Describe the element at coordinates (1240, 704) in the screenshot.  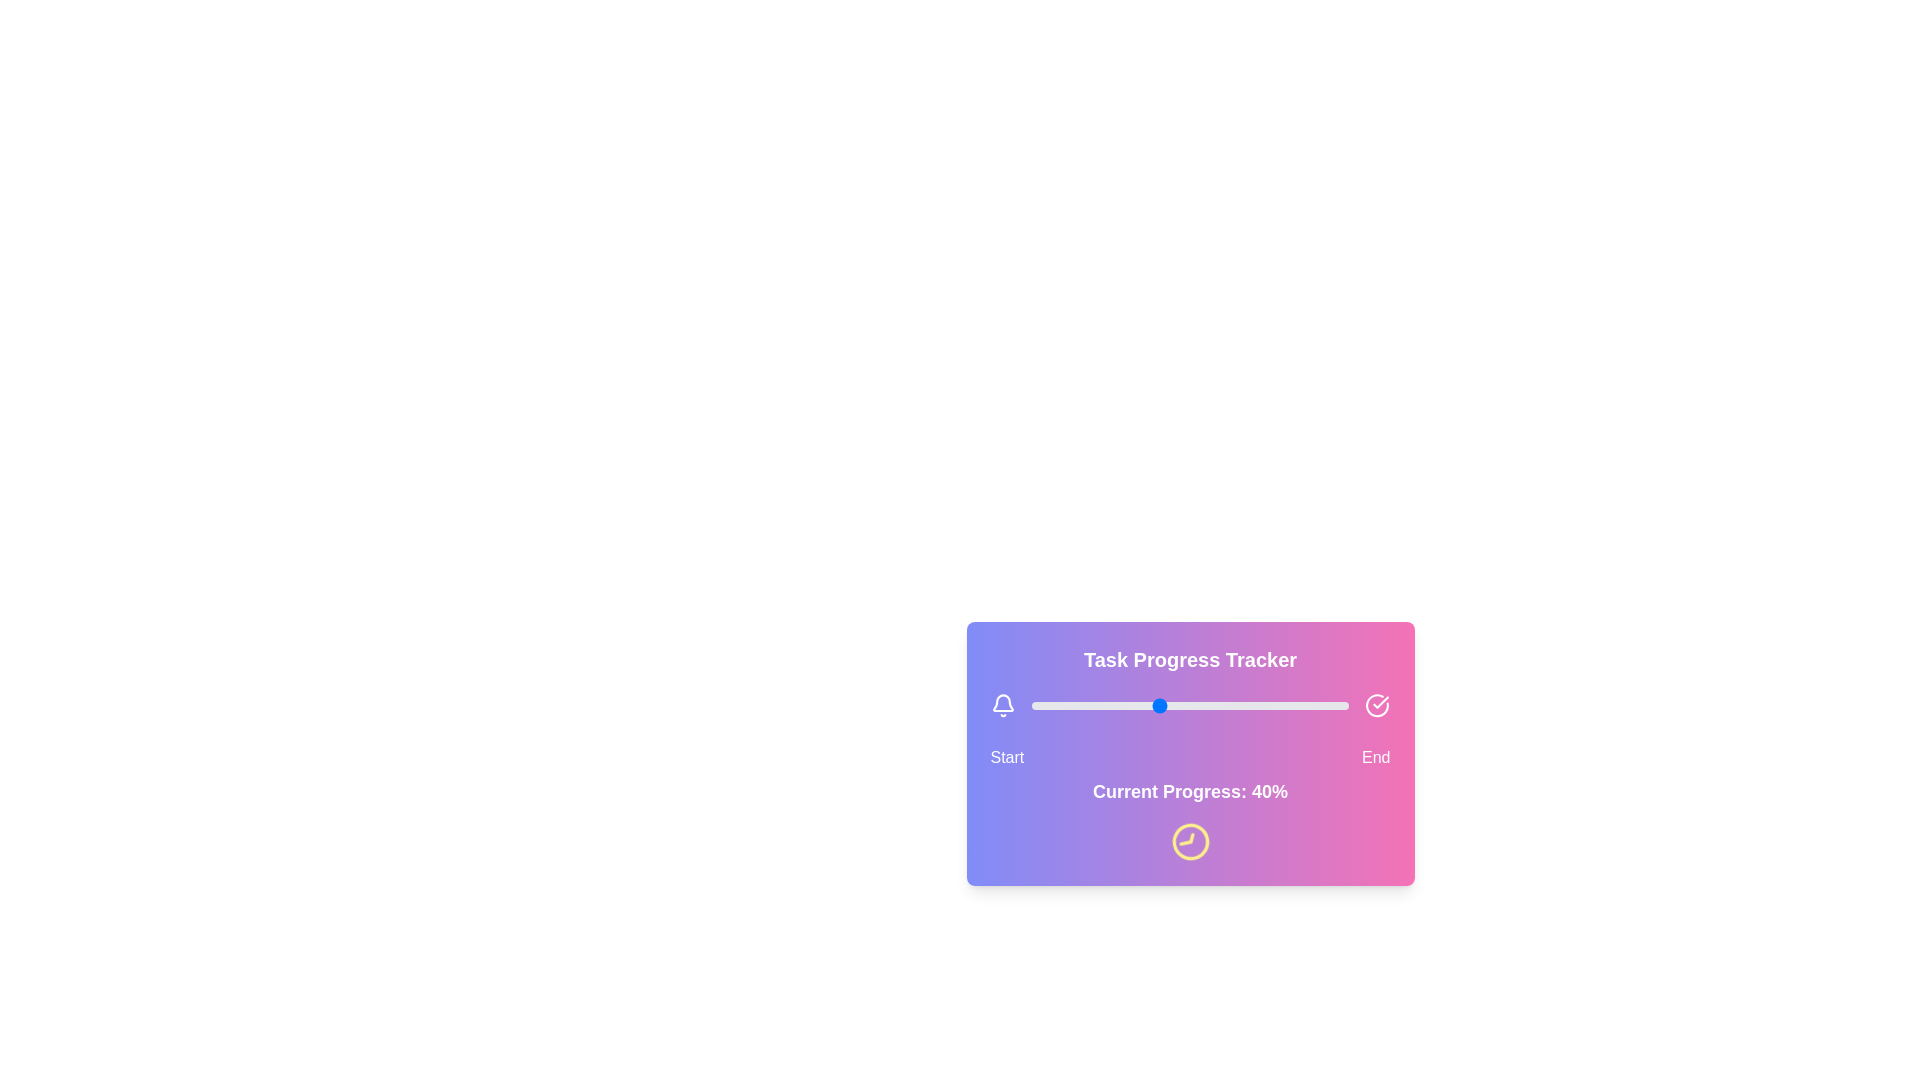
I see `the progress slider to 66%` at that location.